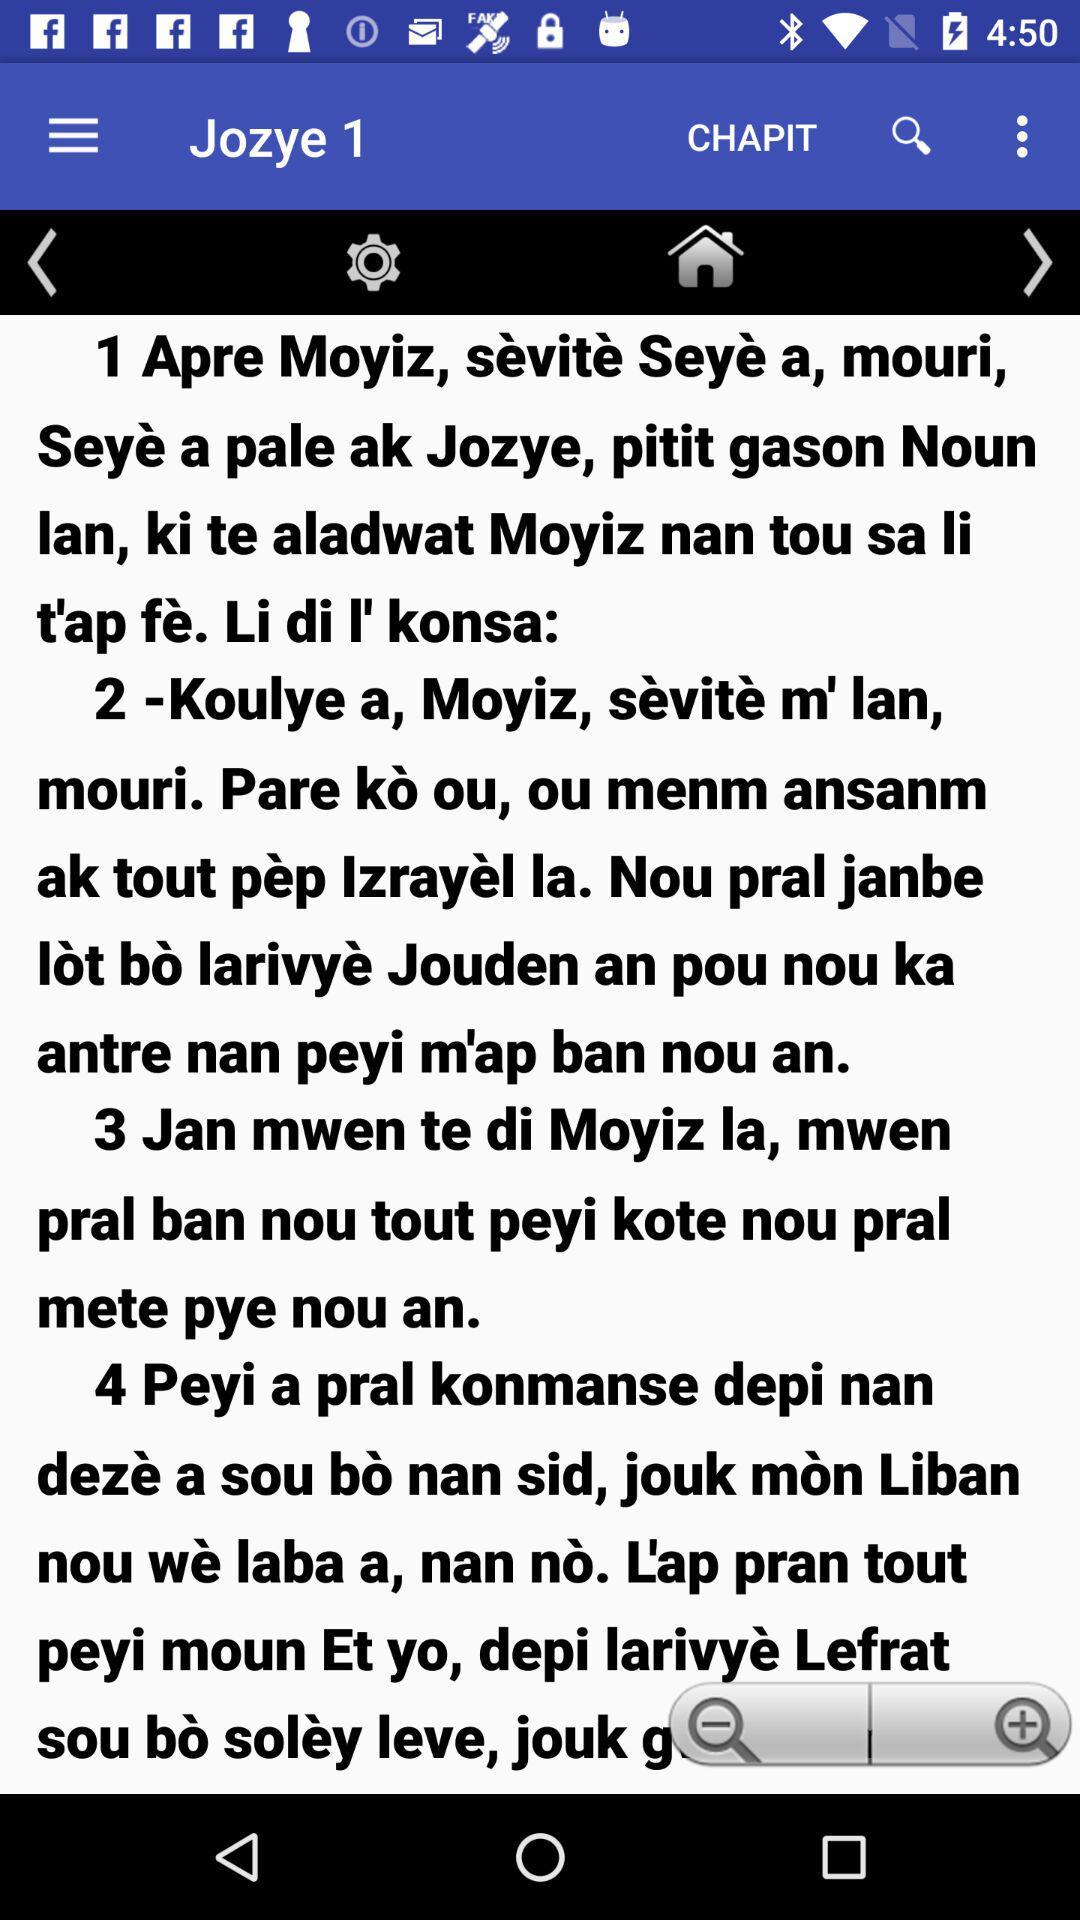 This screenshot has height=1920, width=1080. Describe the element at coordinates (540, 1214) in the screenshot. I see `icon below the 2 koulye a item` at that location.